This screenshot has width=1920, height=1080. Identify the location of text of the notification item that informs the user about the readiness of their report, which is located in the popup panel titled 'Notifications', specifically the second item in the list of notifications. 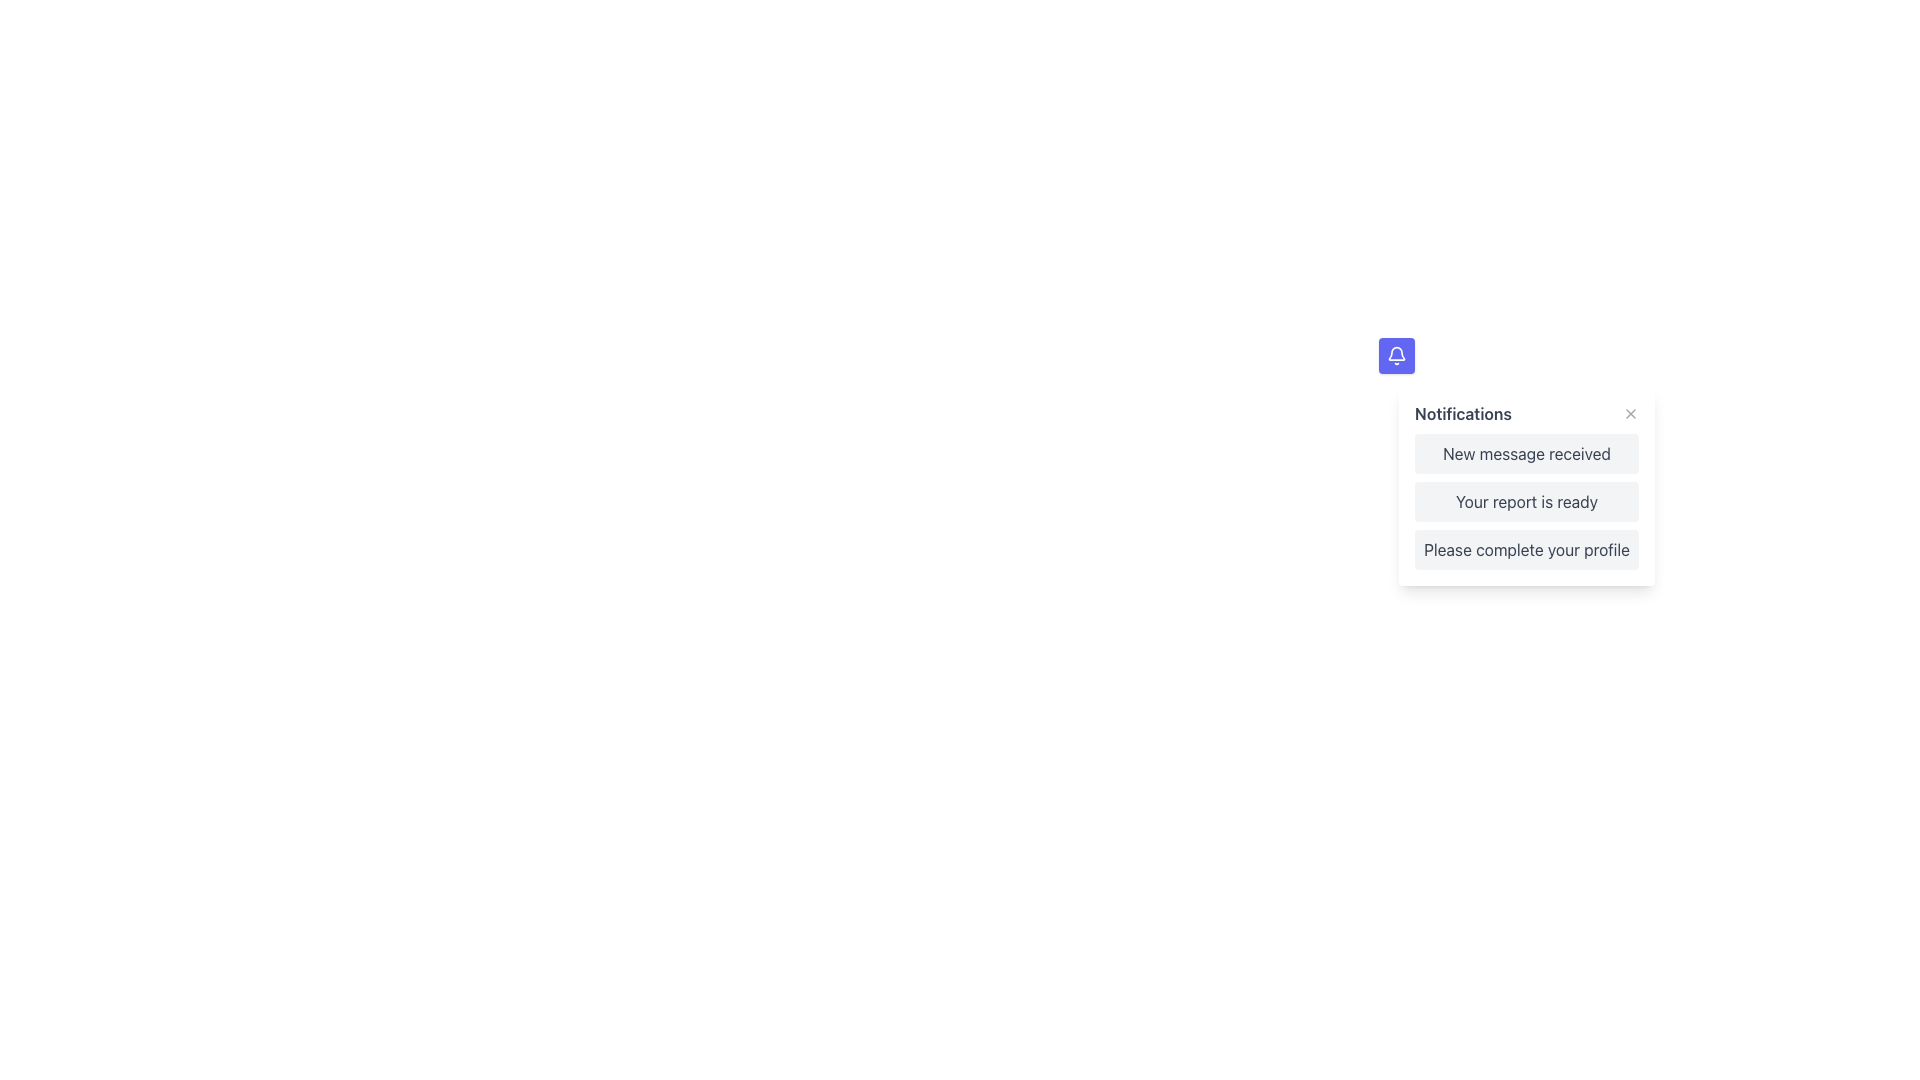
(1525, 500).